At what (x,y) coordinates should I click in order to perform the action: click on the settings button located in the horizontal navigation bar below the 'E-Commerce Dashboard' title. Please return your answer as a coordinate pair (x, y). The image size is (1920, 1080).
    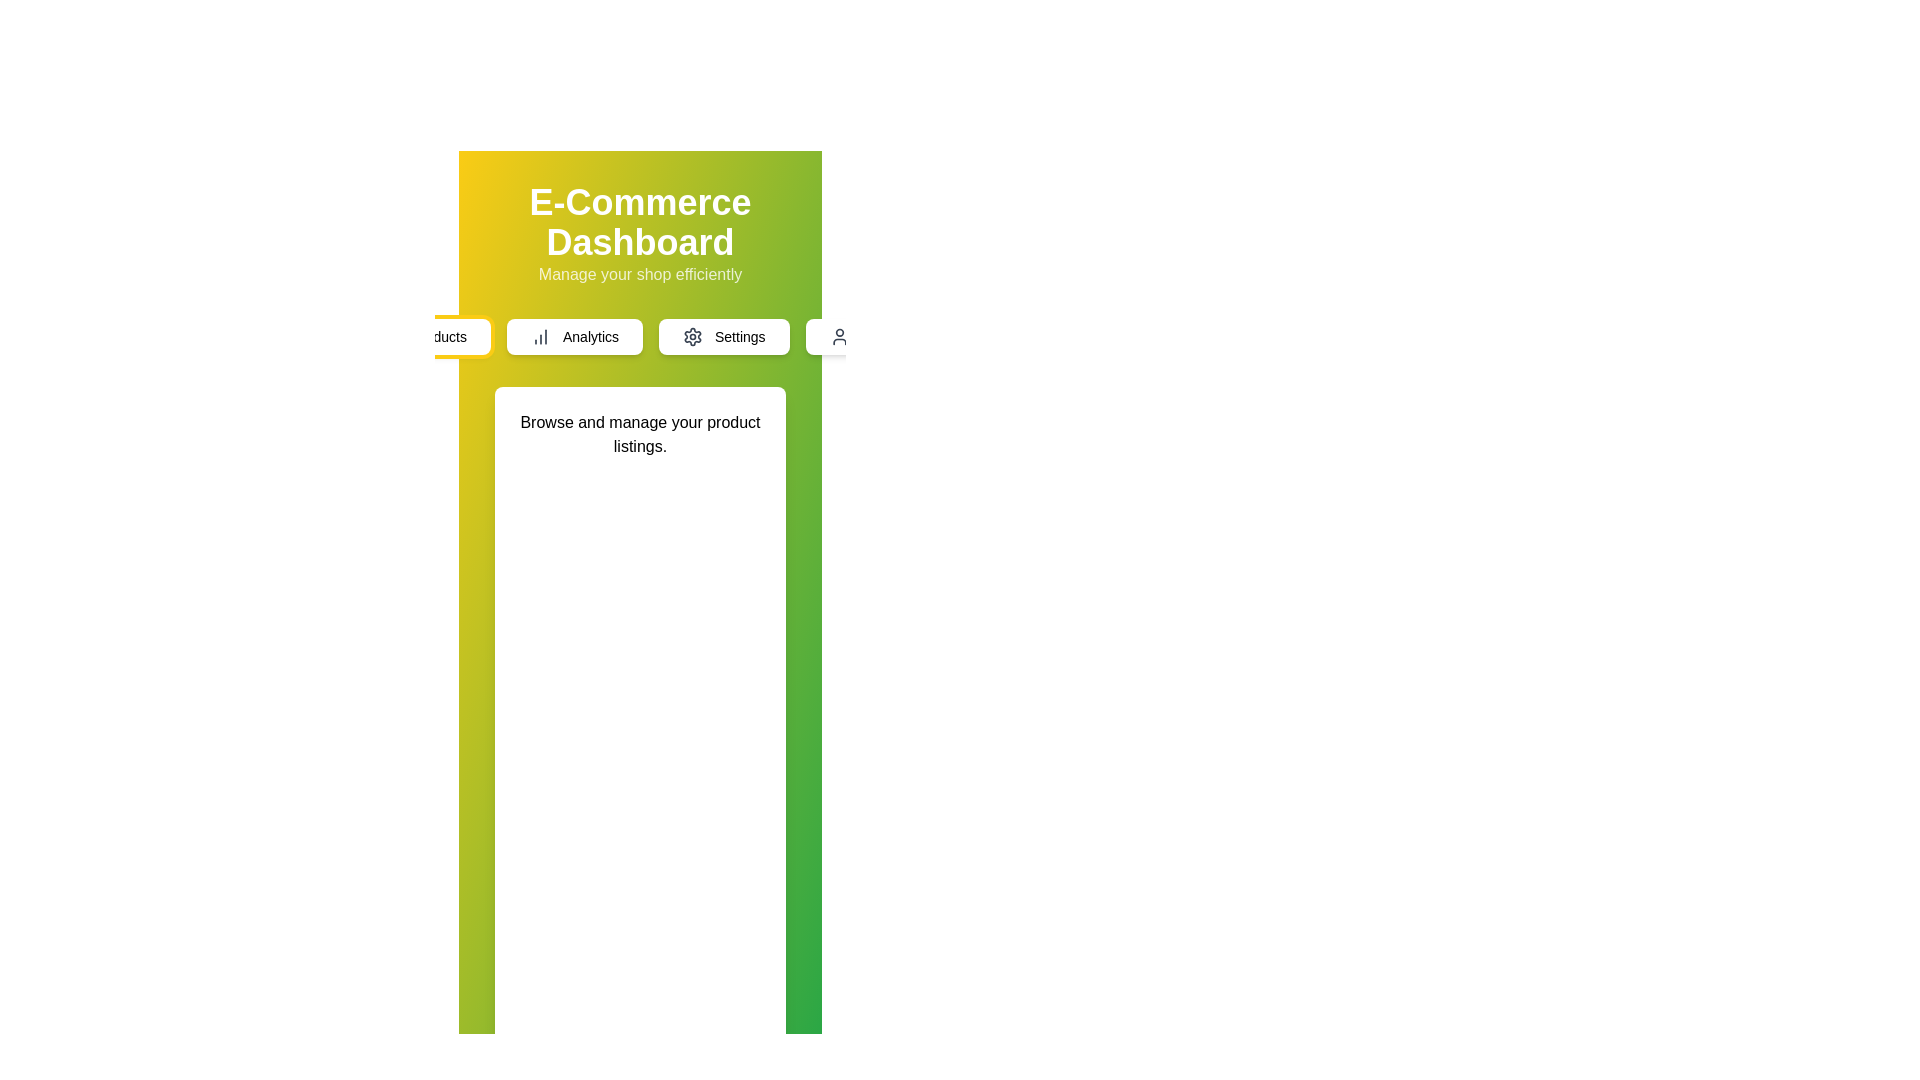
    Looking at the image, I should click on (723, 335).